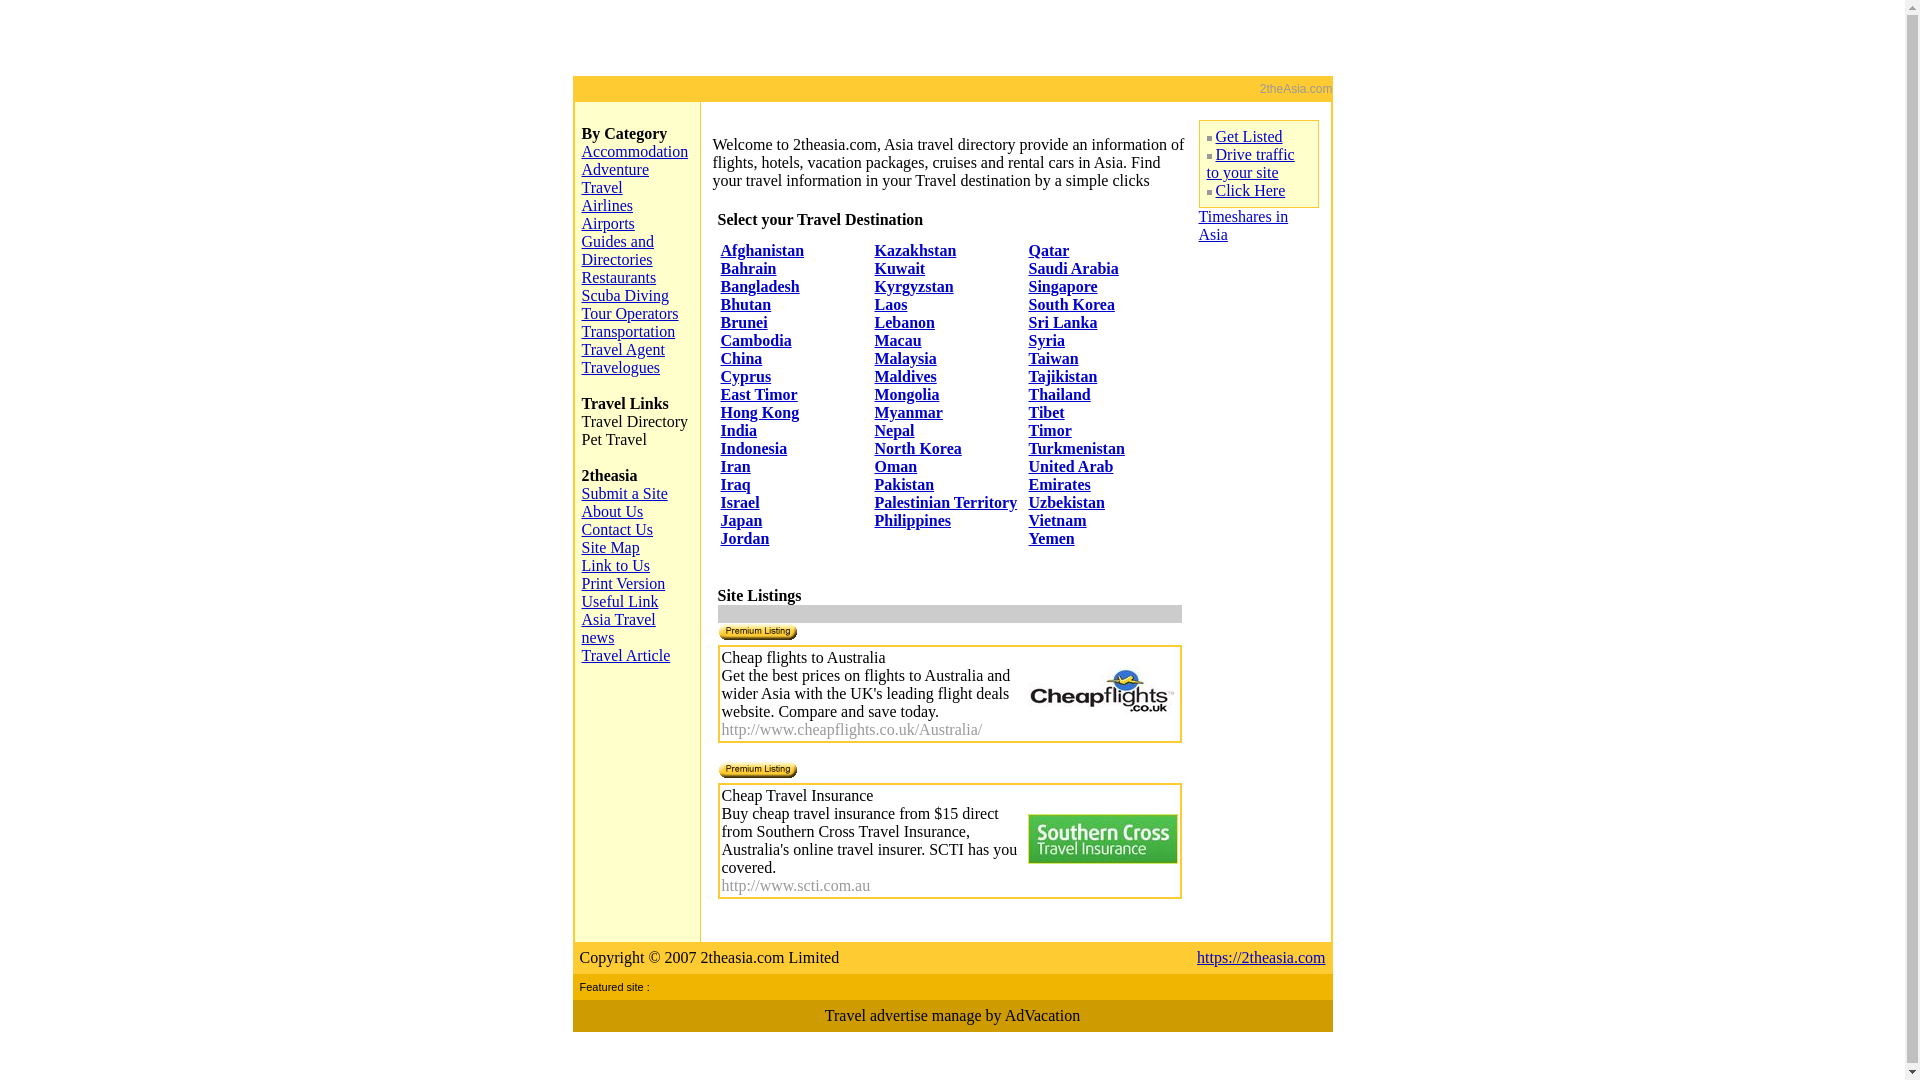  What do you see at coordinates (904, 376) in the screenshot?
I see `'Maldives'` at bounding box center [904, 376].